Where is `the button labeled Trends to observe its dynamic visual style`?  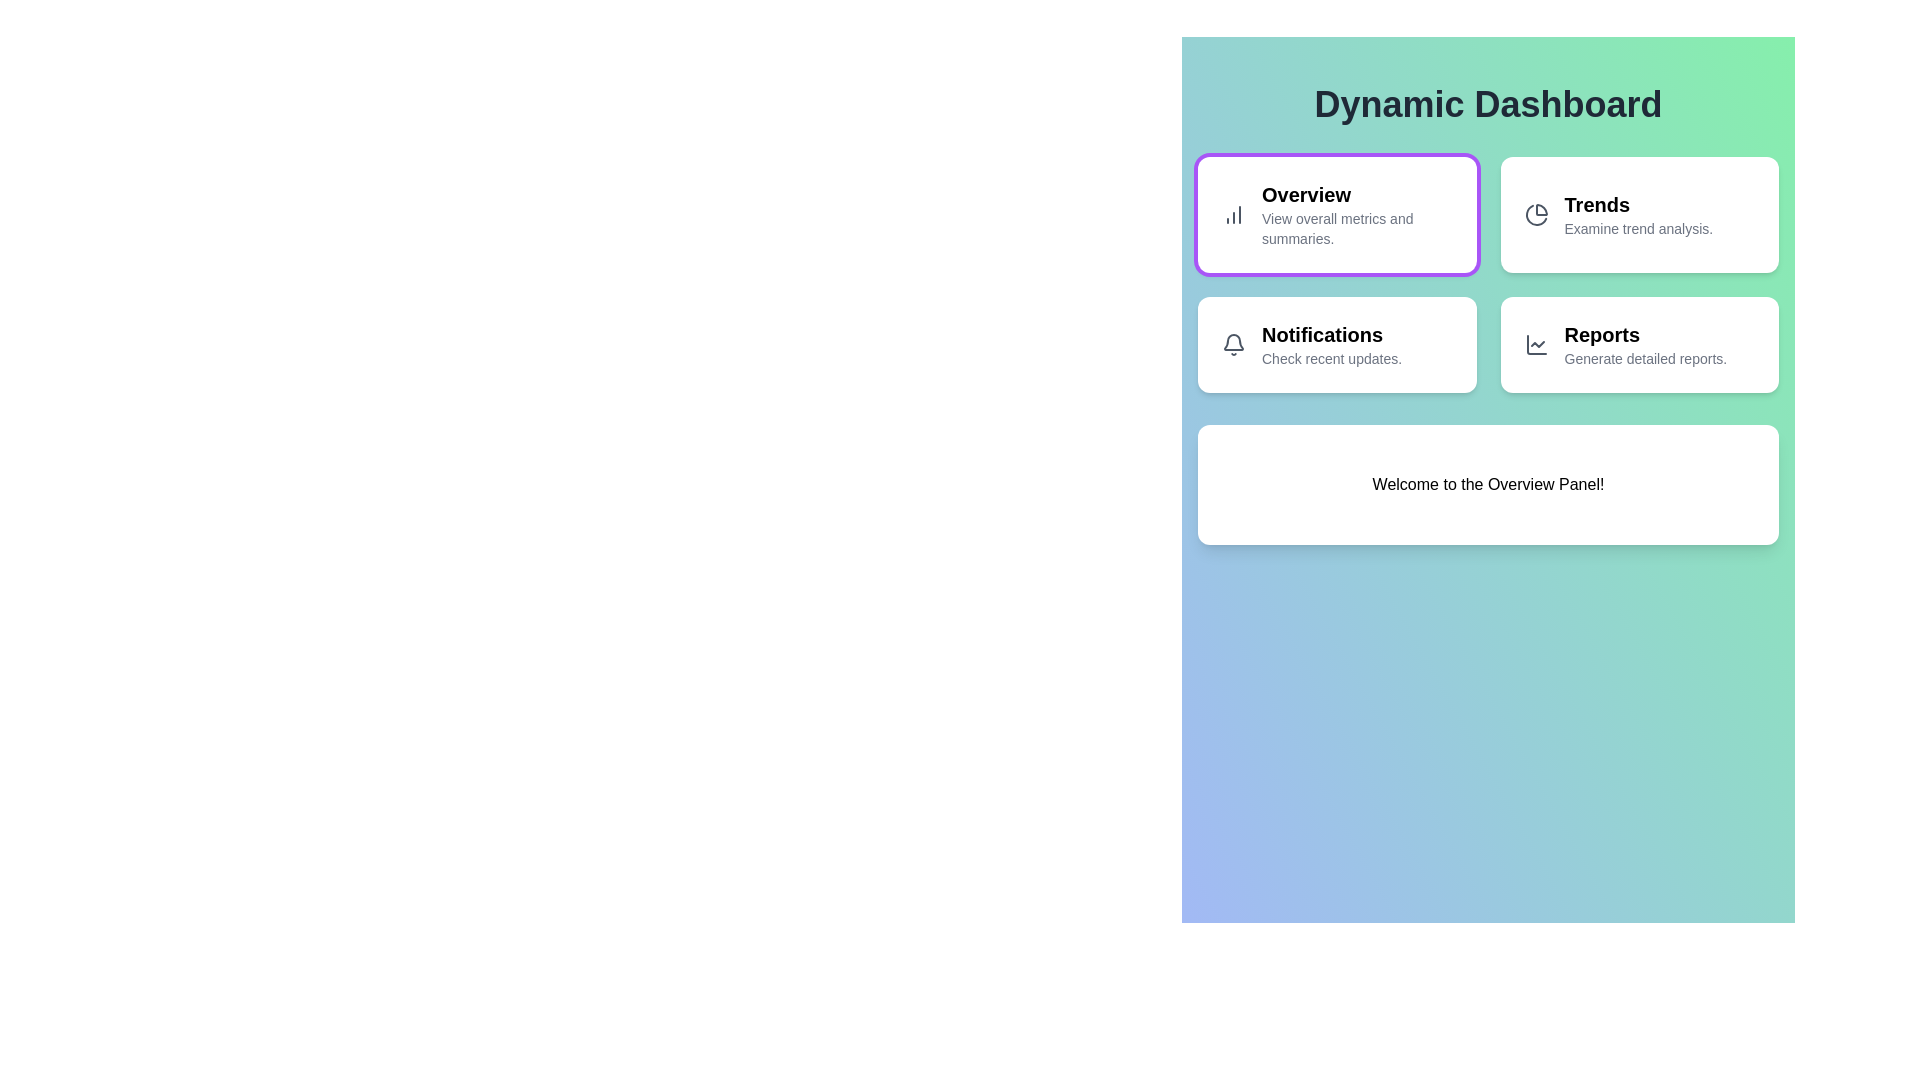 the button labeled Trends to observe its dynamic visual style is located at coordinates (1639, 215).